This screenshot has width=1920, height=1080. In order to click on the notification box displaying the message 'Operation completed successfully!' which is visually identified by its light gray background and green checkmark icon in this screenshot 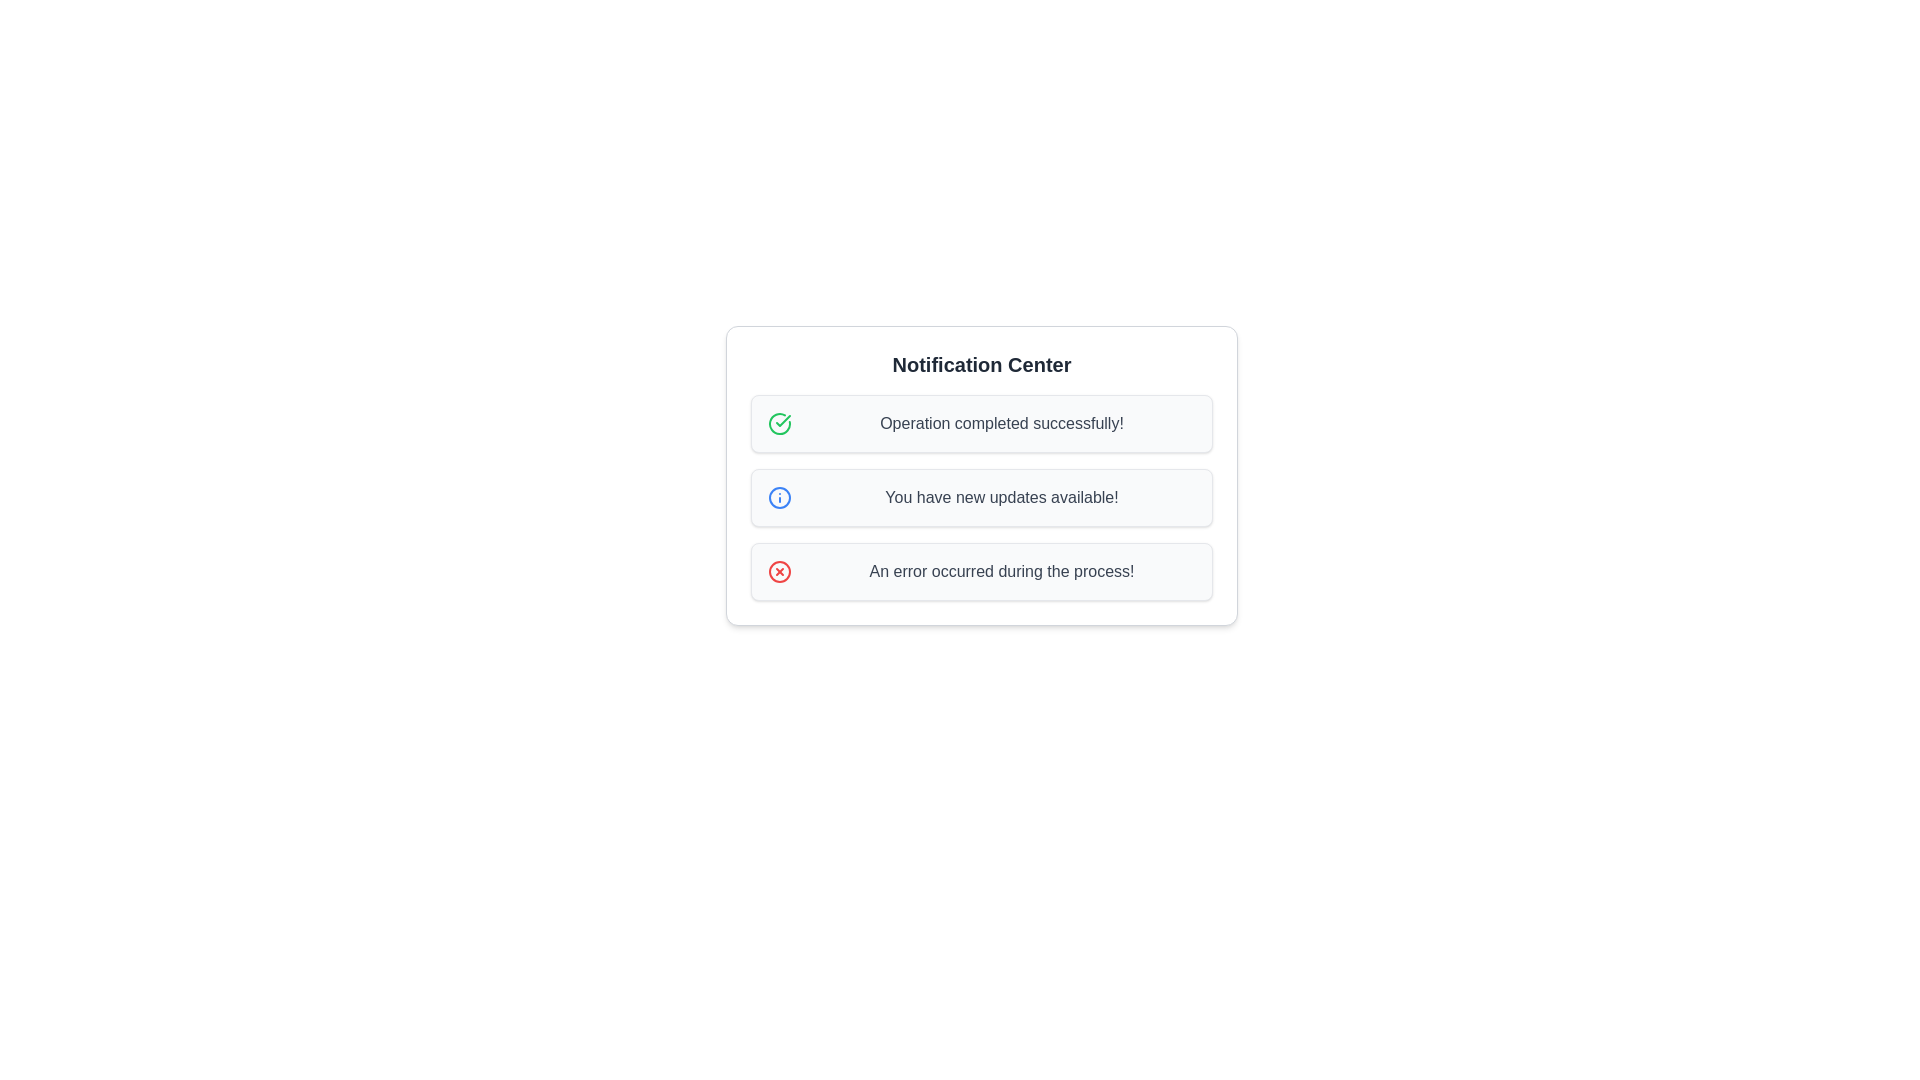, I will do `click(982, 423)`.